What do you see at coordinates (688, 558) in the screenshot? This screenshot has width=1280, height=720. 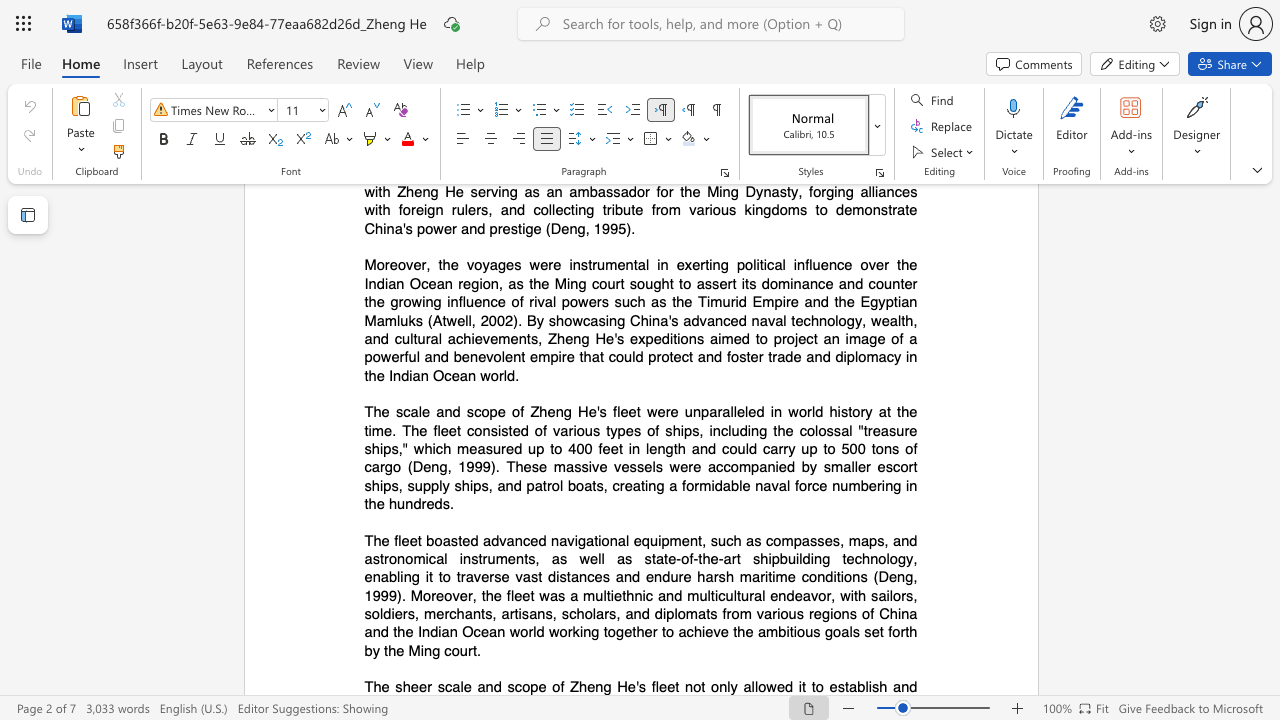 I see `the space between the continuous character "o" and "f" in the text` at bounding box center [688, 558].